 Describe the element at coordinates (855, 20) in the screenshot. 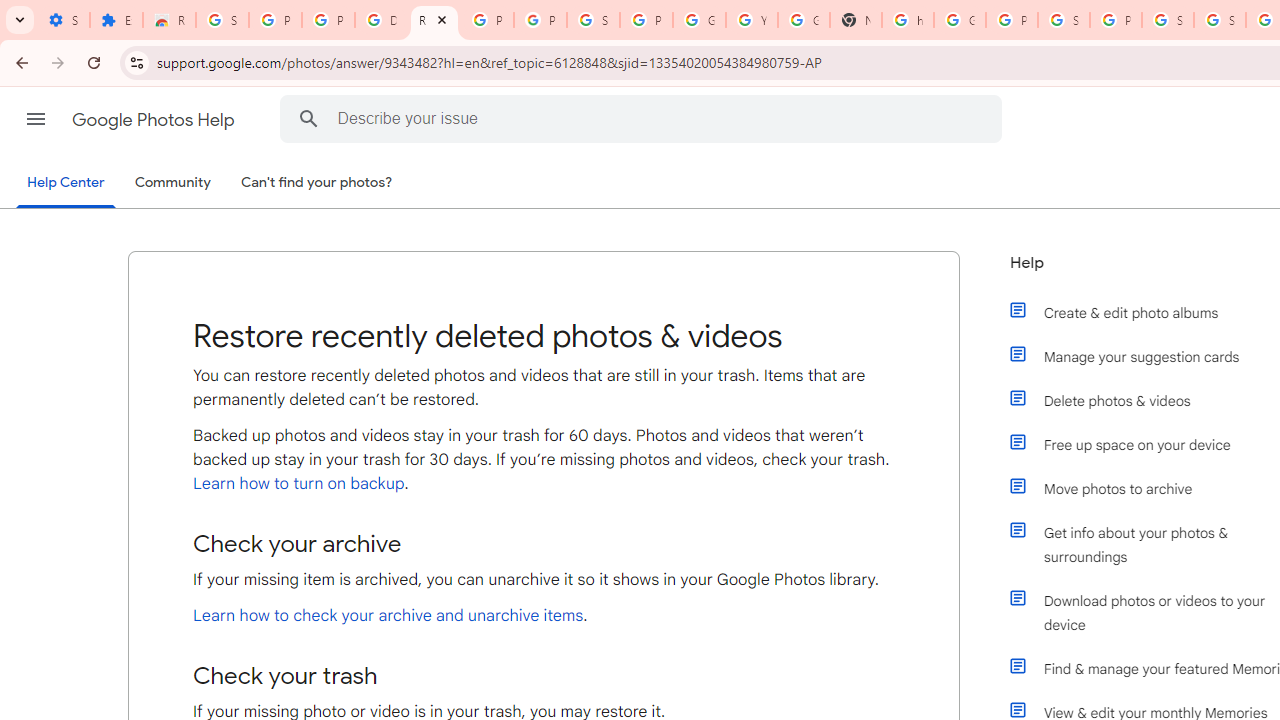

I see `'New Tab'` at that location.